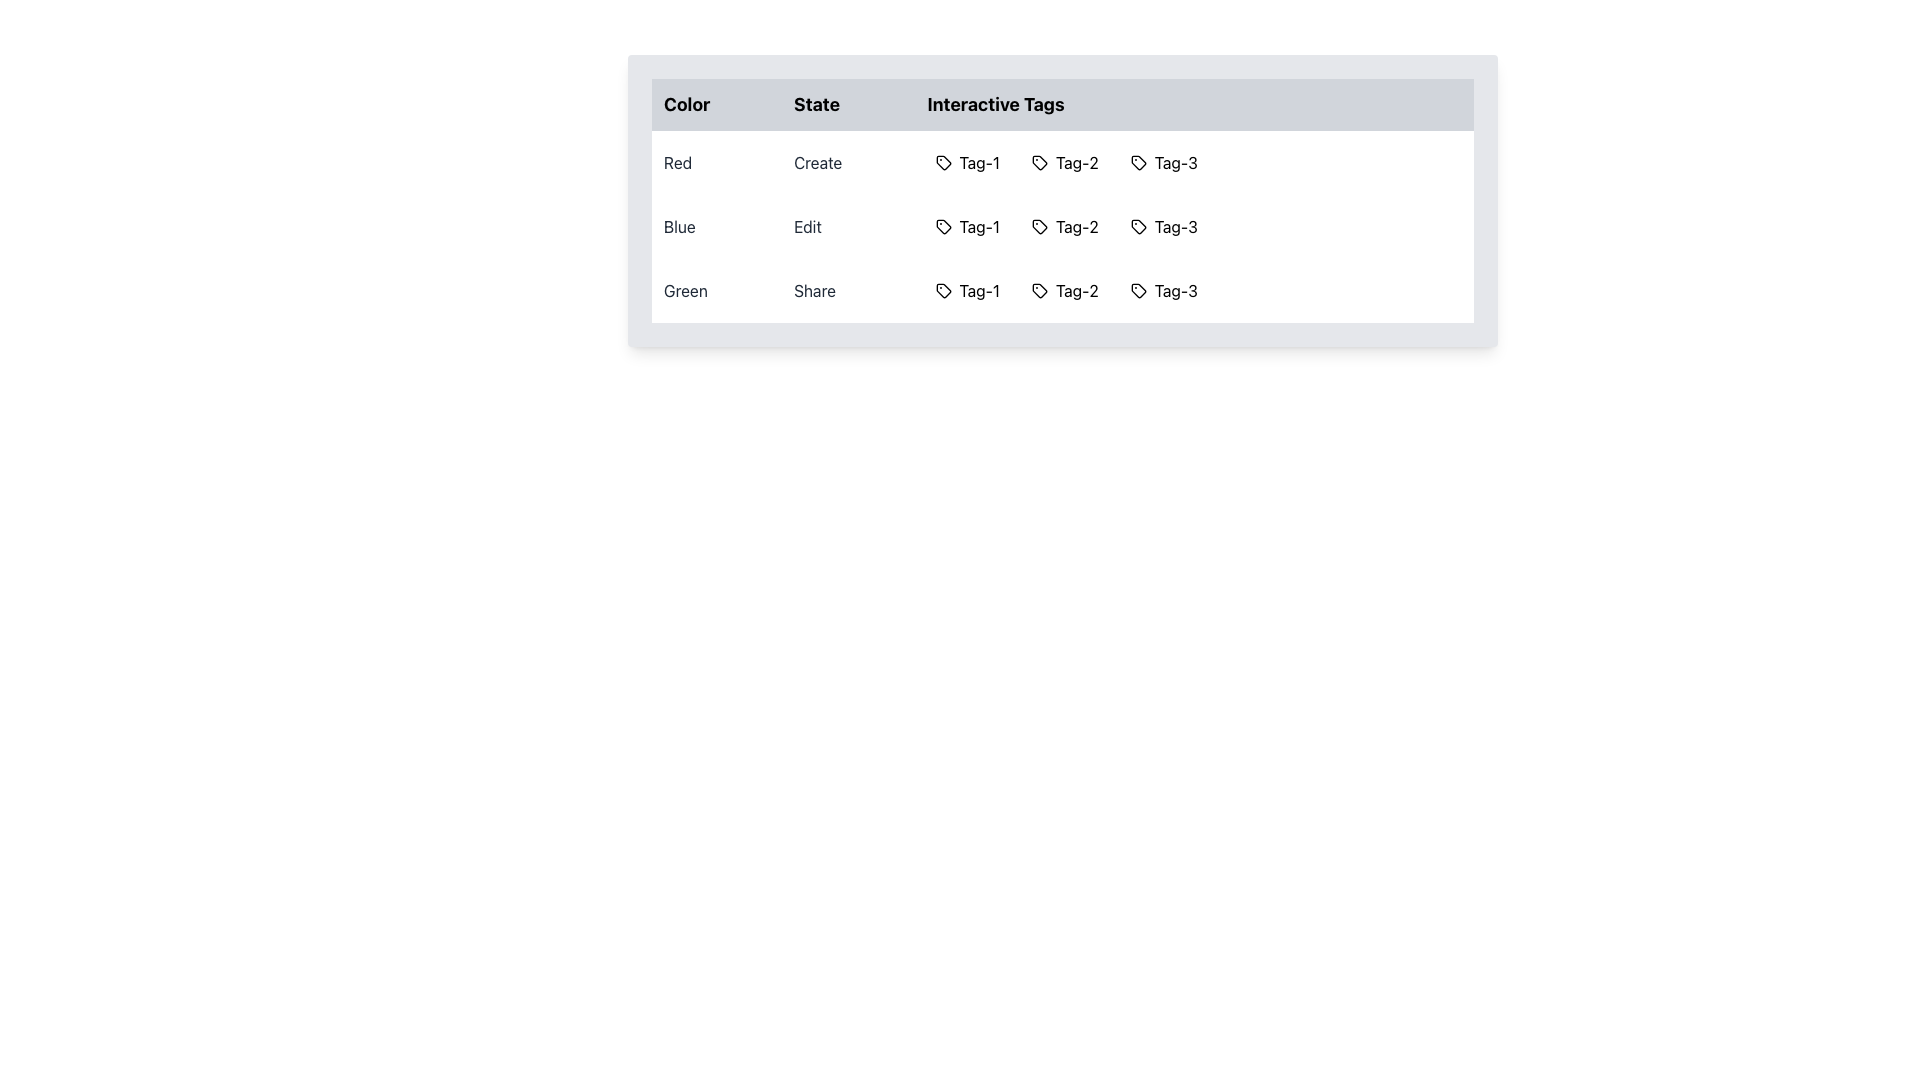  What do you see at coordinates (979, 290) in the screenshot?
I see `the first tag in the 'Interactive Tags' column corresponding to the 'Green' color and 'Share' state` at bounding box center [979, 290].